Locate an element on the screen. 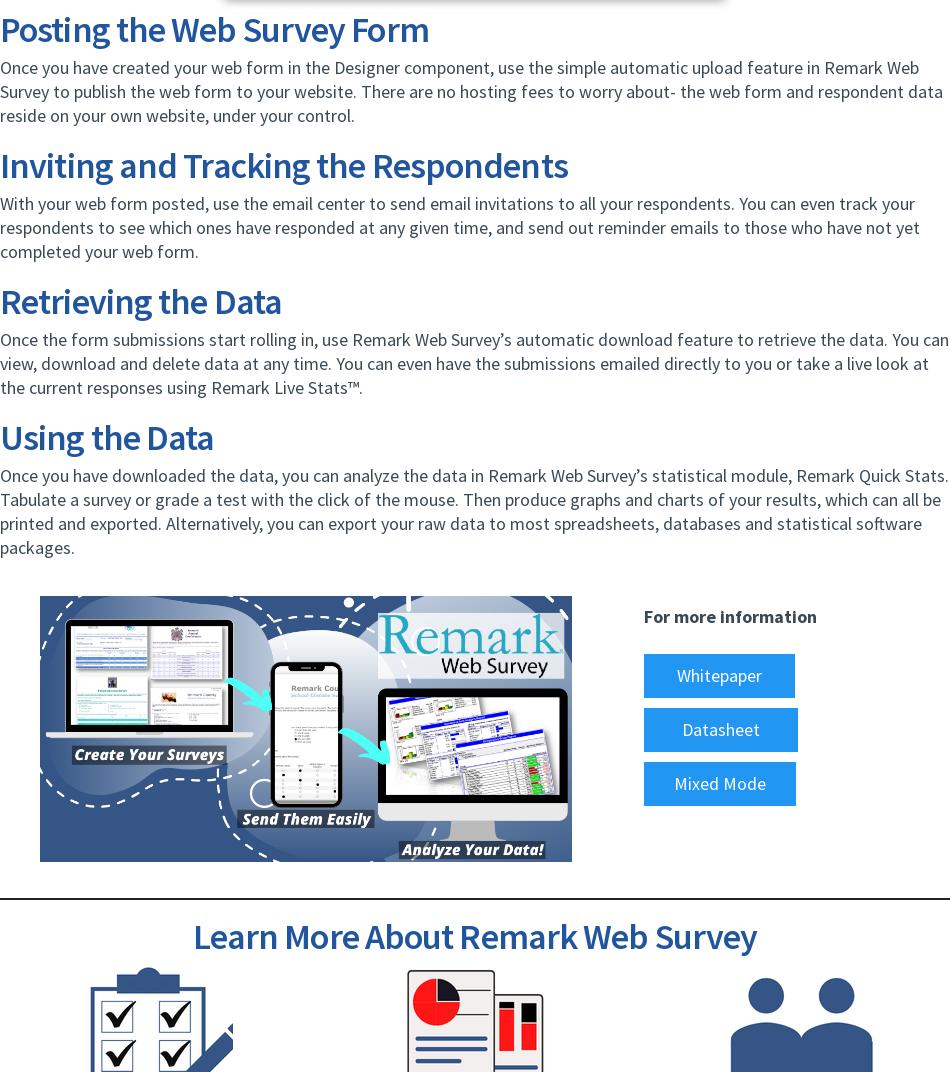 The width and height of the screenshot is (950, 1072). 'For more information' is located at coordinates (644, 616).